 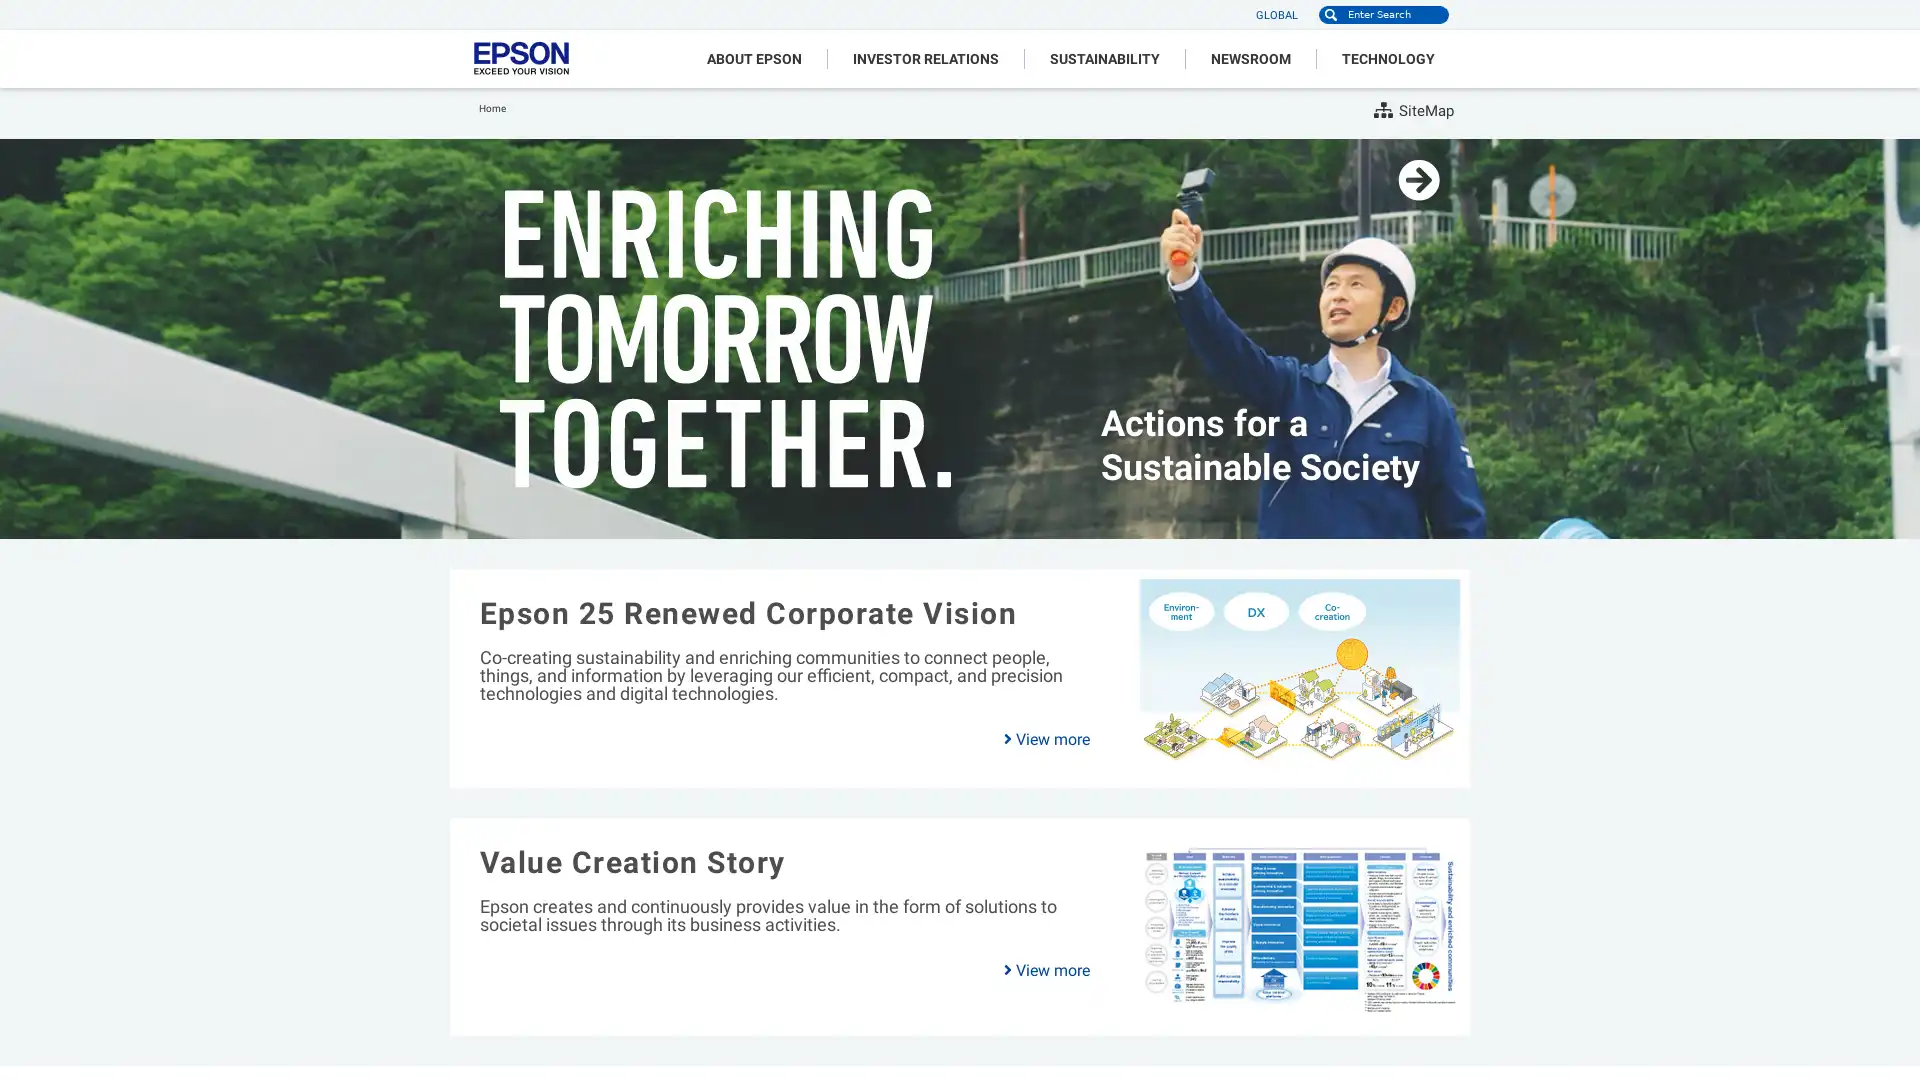 What do you see at coordinates (1328, 15) in the screenshot?
I see `Search` at bounding box center [1328, 15].